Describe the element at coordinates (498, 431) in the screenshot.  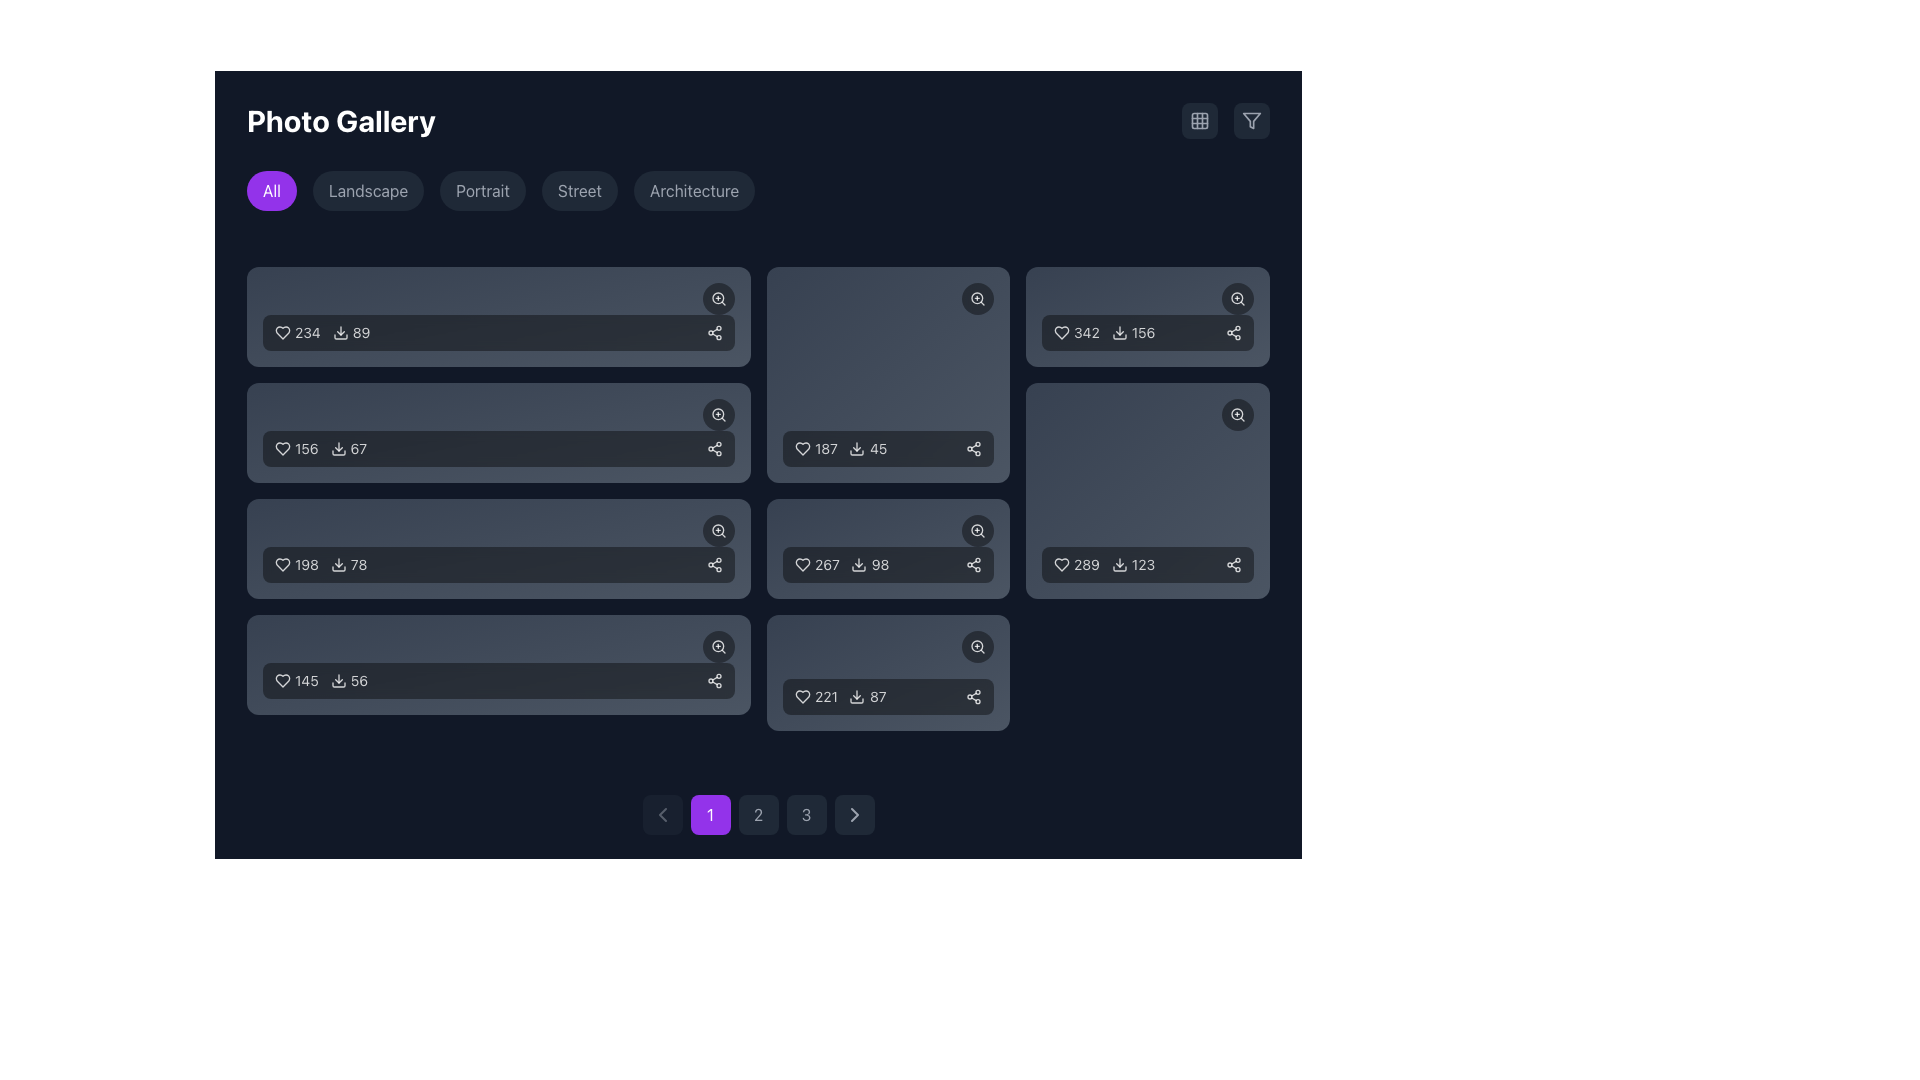
I see `the likes and download statistics in the interactive row containing a heart icon with '156' and a download icon with '67'` at that location.